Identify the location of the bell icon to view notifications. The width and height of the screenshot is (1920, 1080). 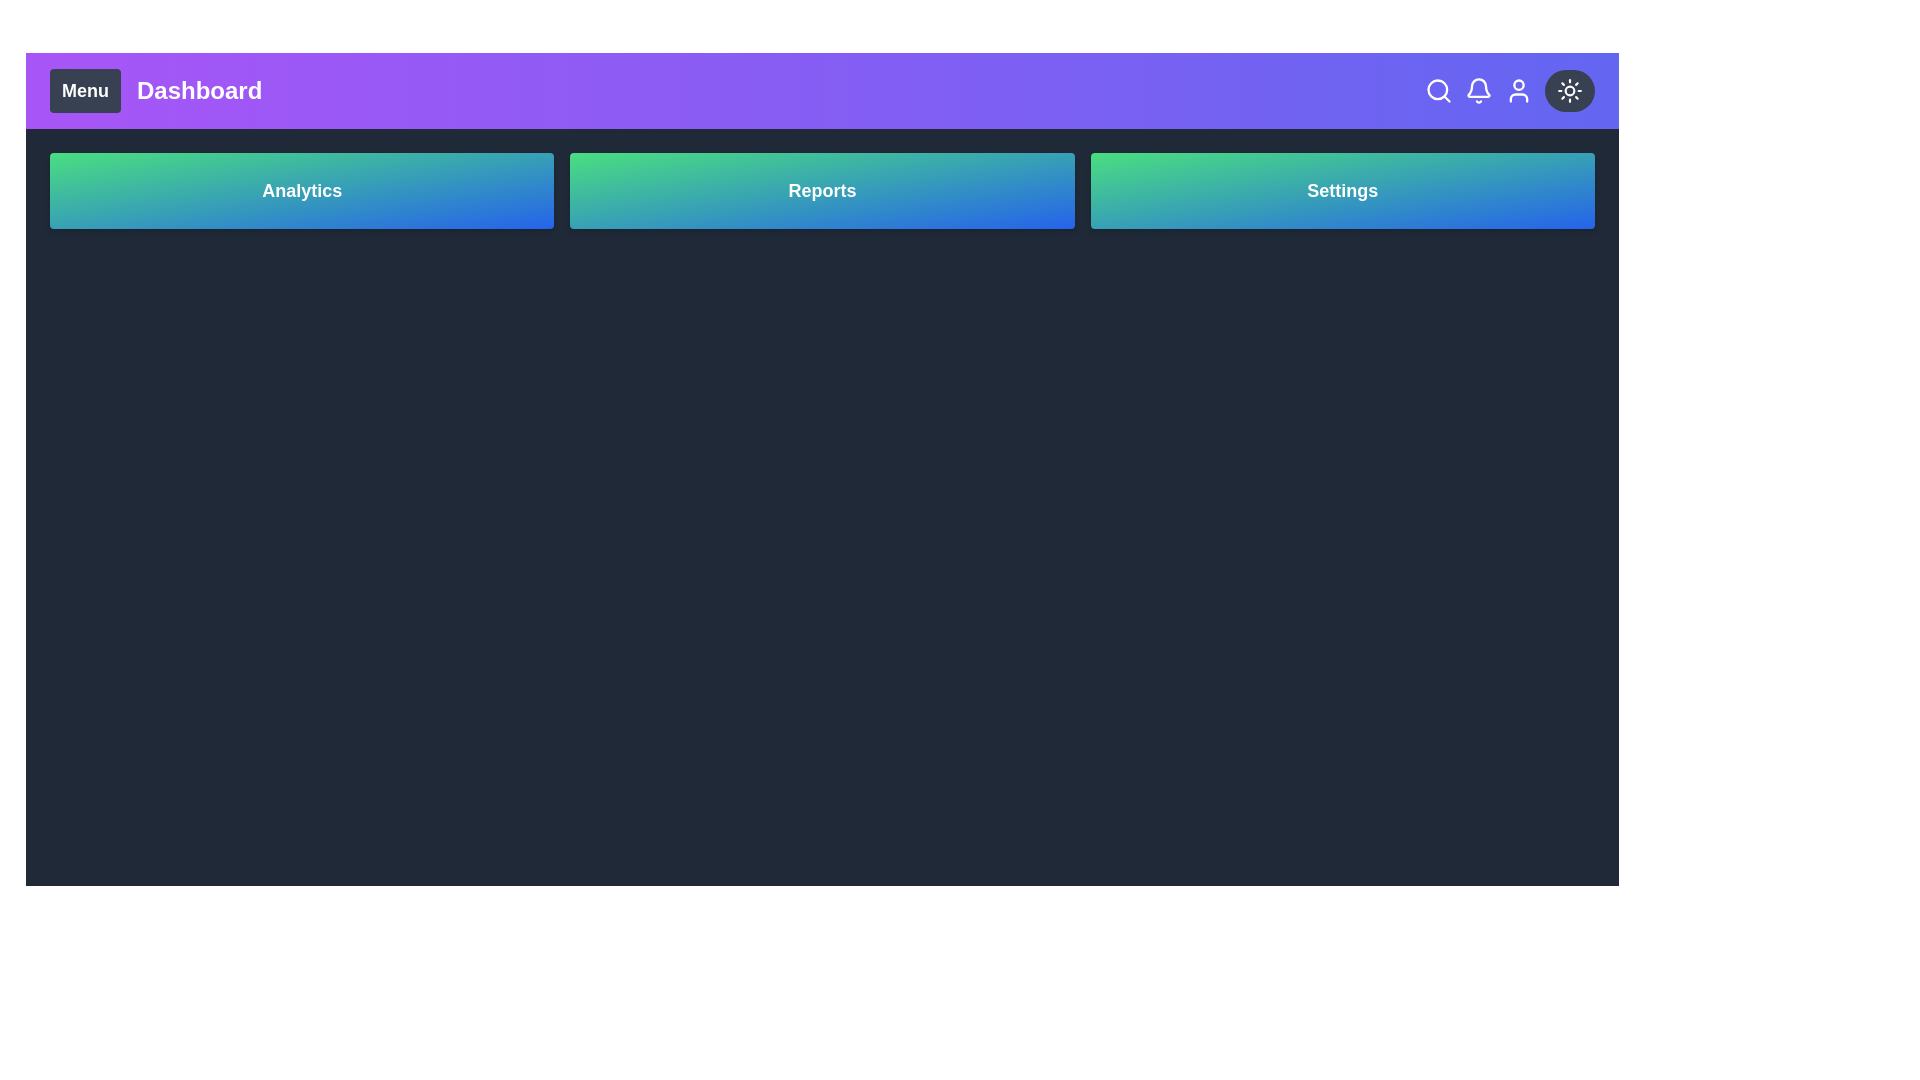
(1478, 91).